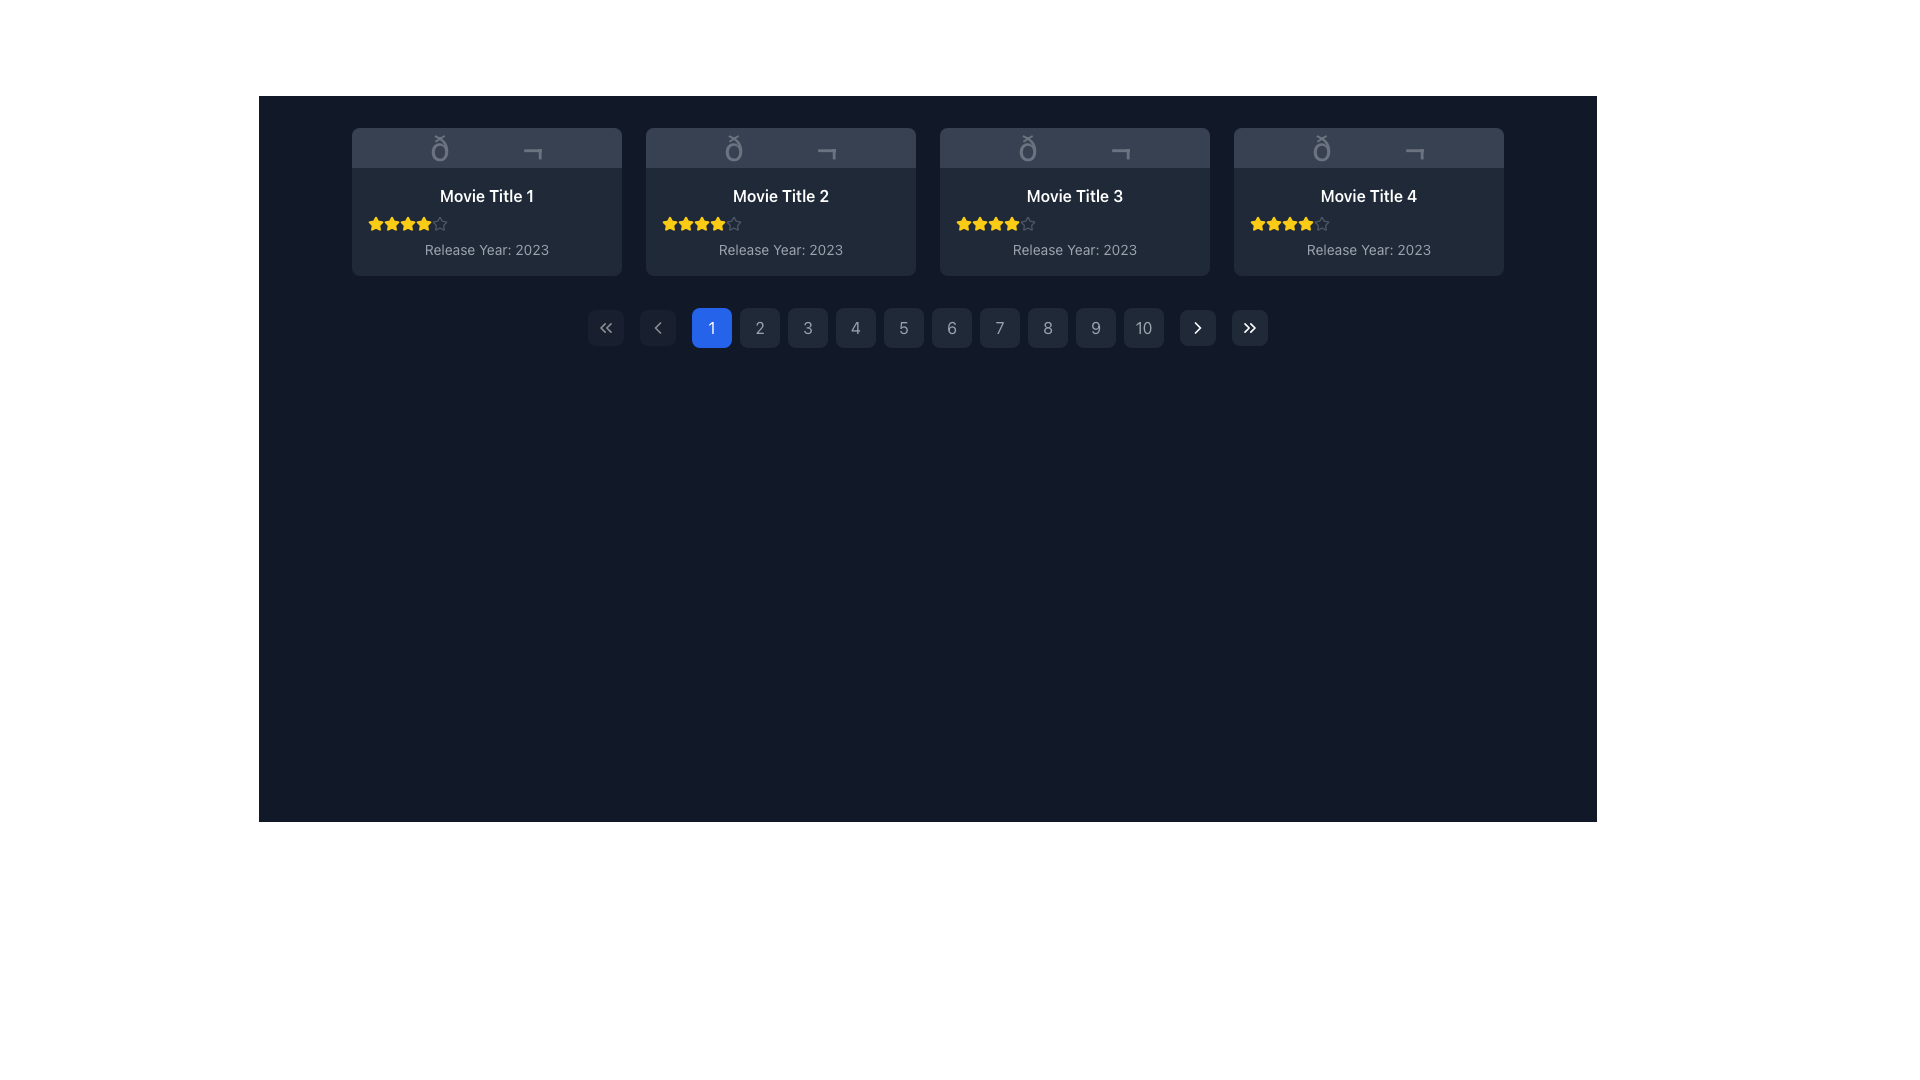 The height and width of the screenshot is (1080, 1920). Describe the element at coordinates (1272, 223) in the screenshot. I see `the third yellow star icon in the rating system for 'Movie Title 4' to rate it` at that location.